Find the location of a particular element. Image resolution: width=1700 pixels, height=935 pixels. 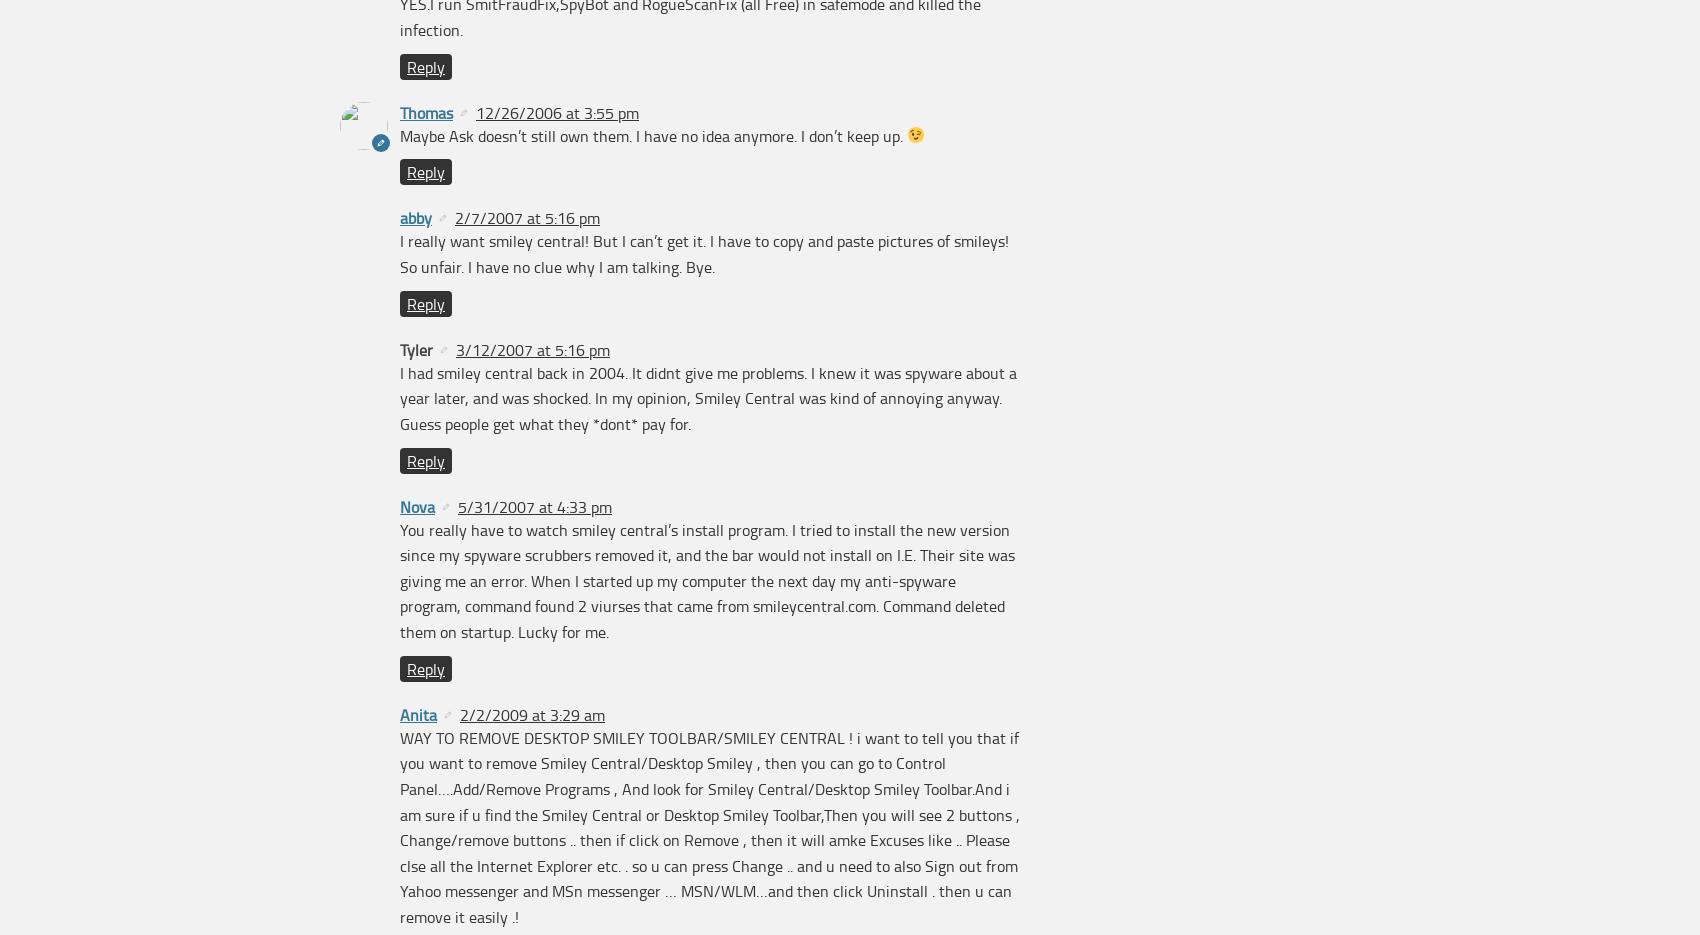

'2/2/2009 at 3:29 am' is located at coordinates (531, 712).